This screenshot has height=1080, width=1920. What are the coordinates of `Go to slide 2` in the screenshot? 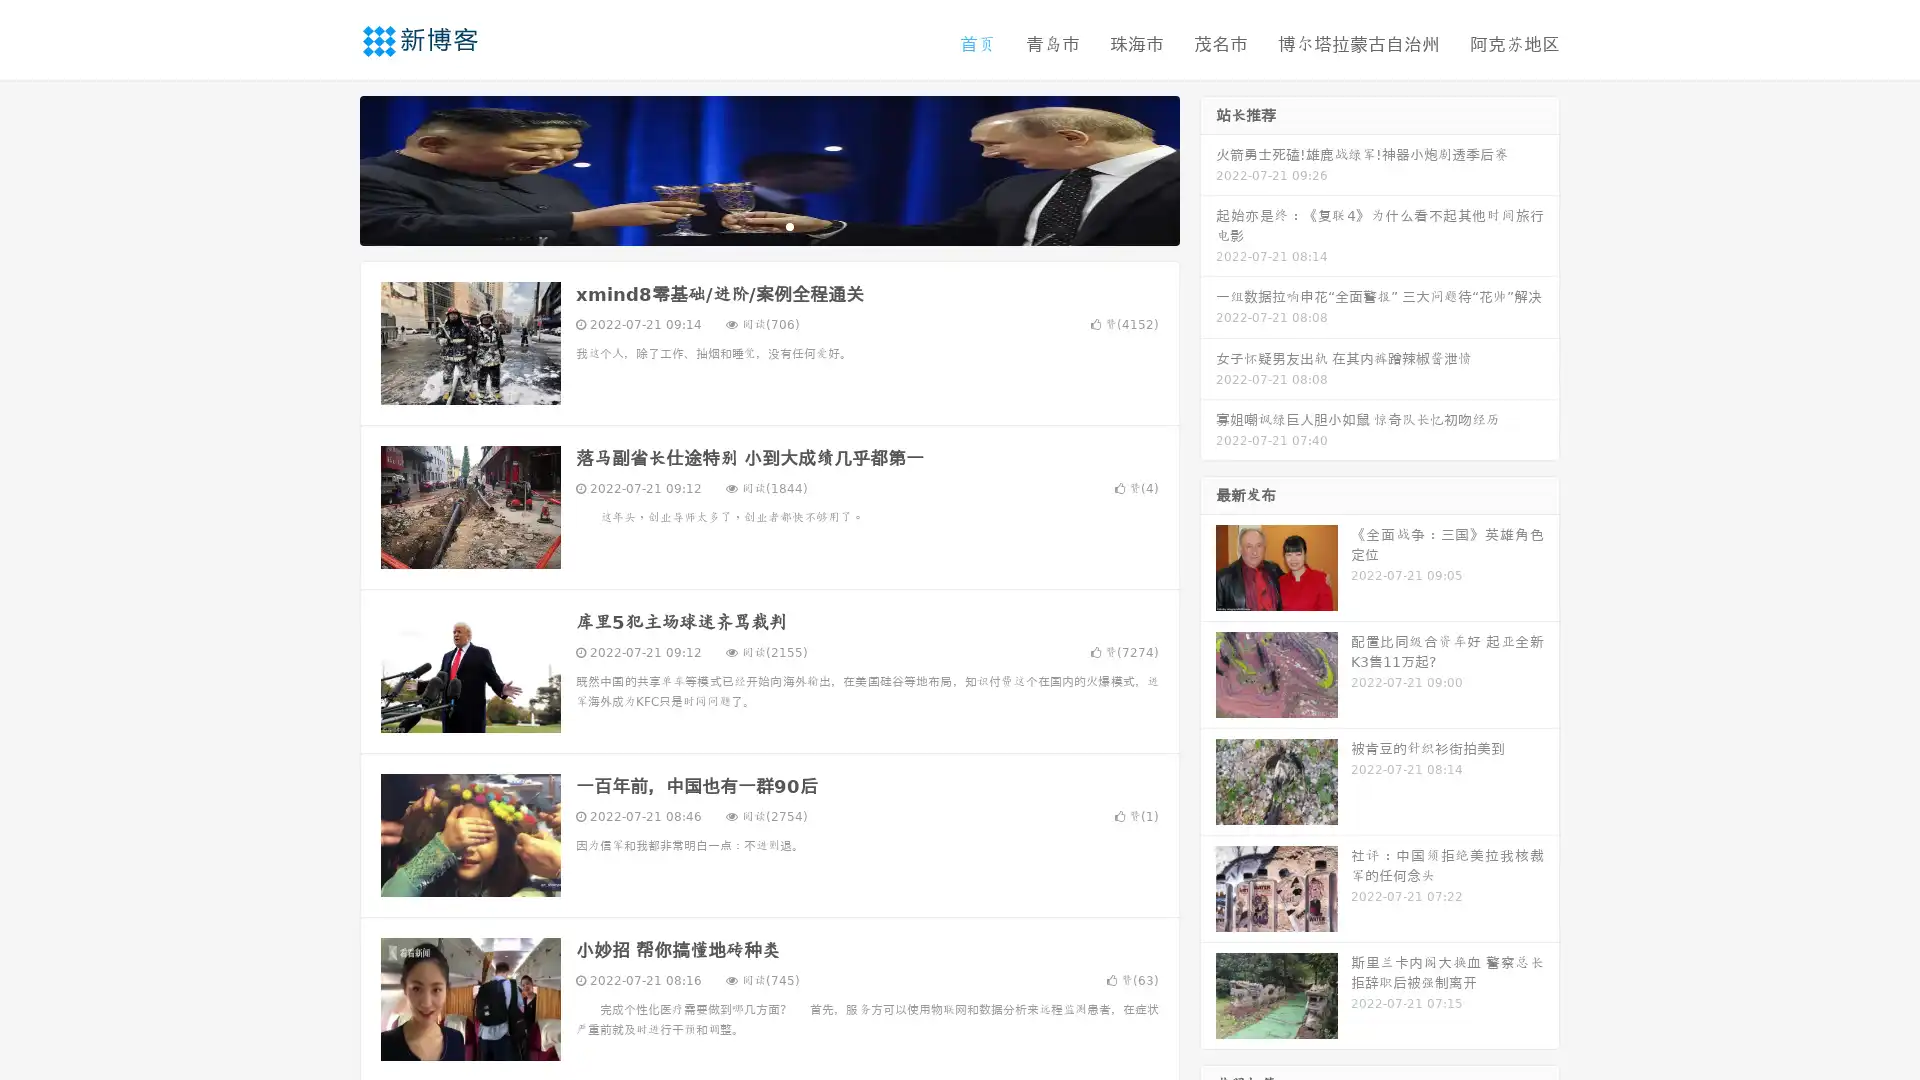 It's located at (768, 225).